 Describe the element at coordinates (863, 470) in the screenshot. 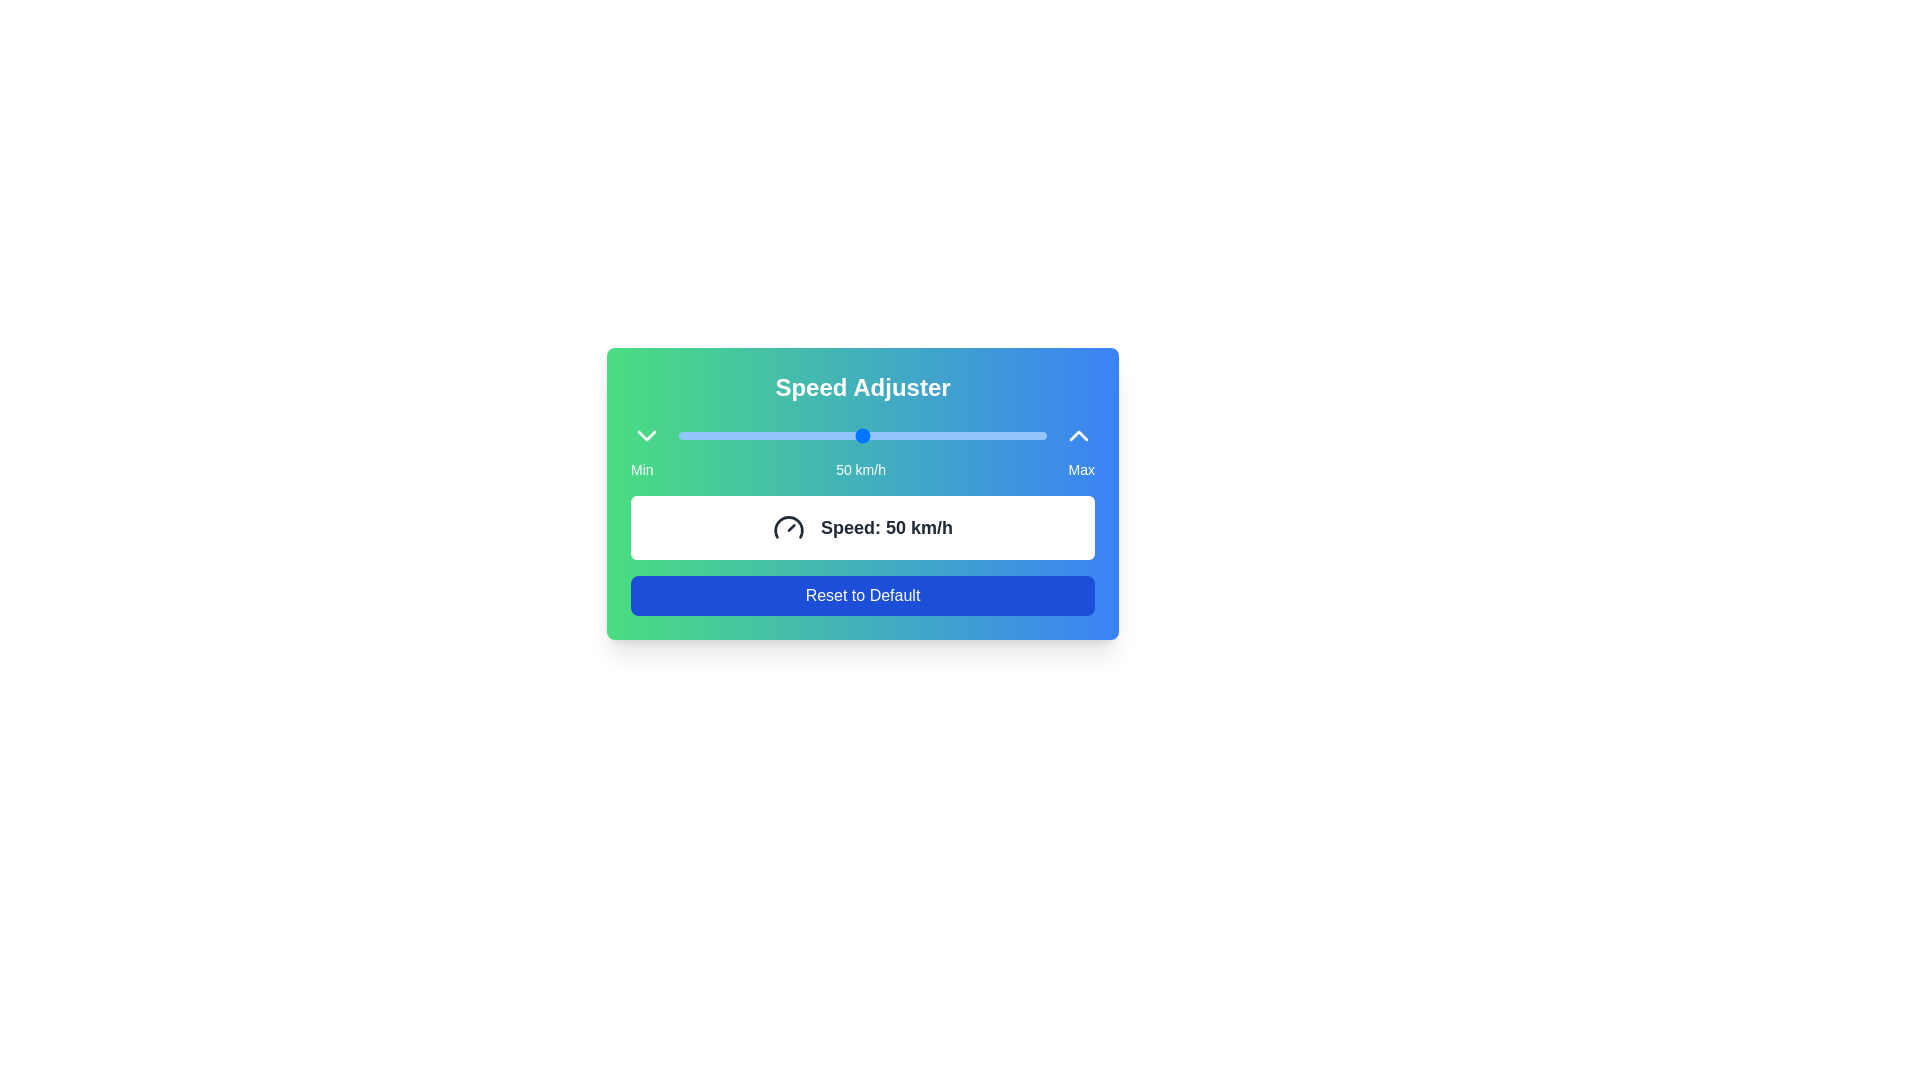

I see `the Textual Indicator of the Speed Adjuster component, which displays the minimum, current, and maximum speed values` at that location.